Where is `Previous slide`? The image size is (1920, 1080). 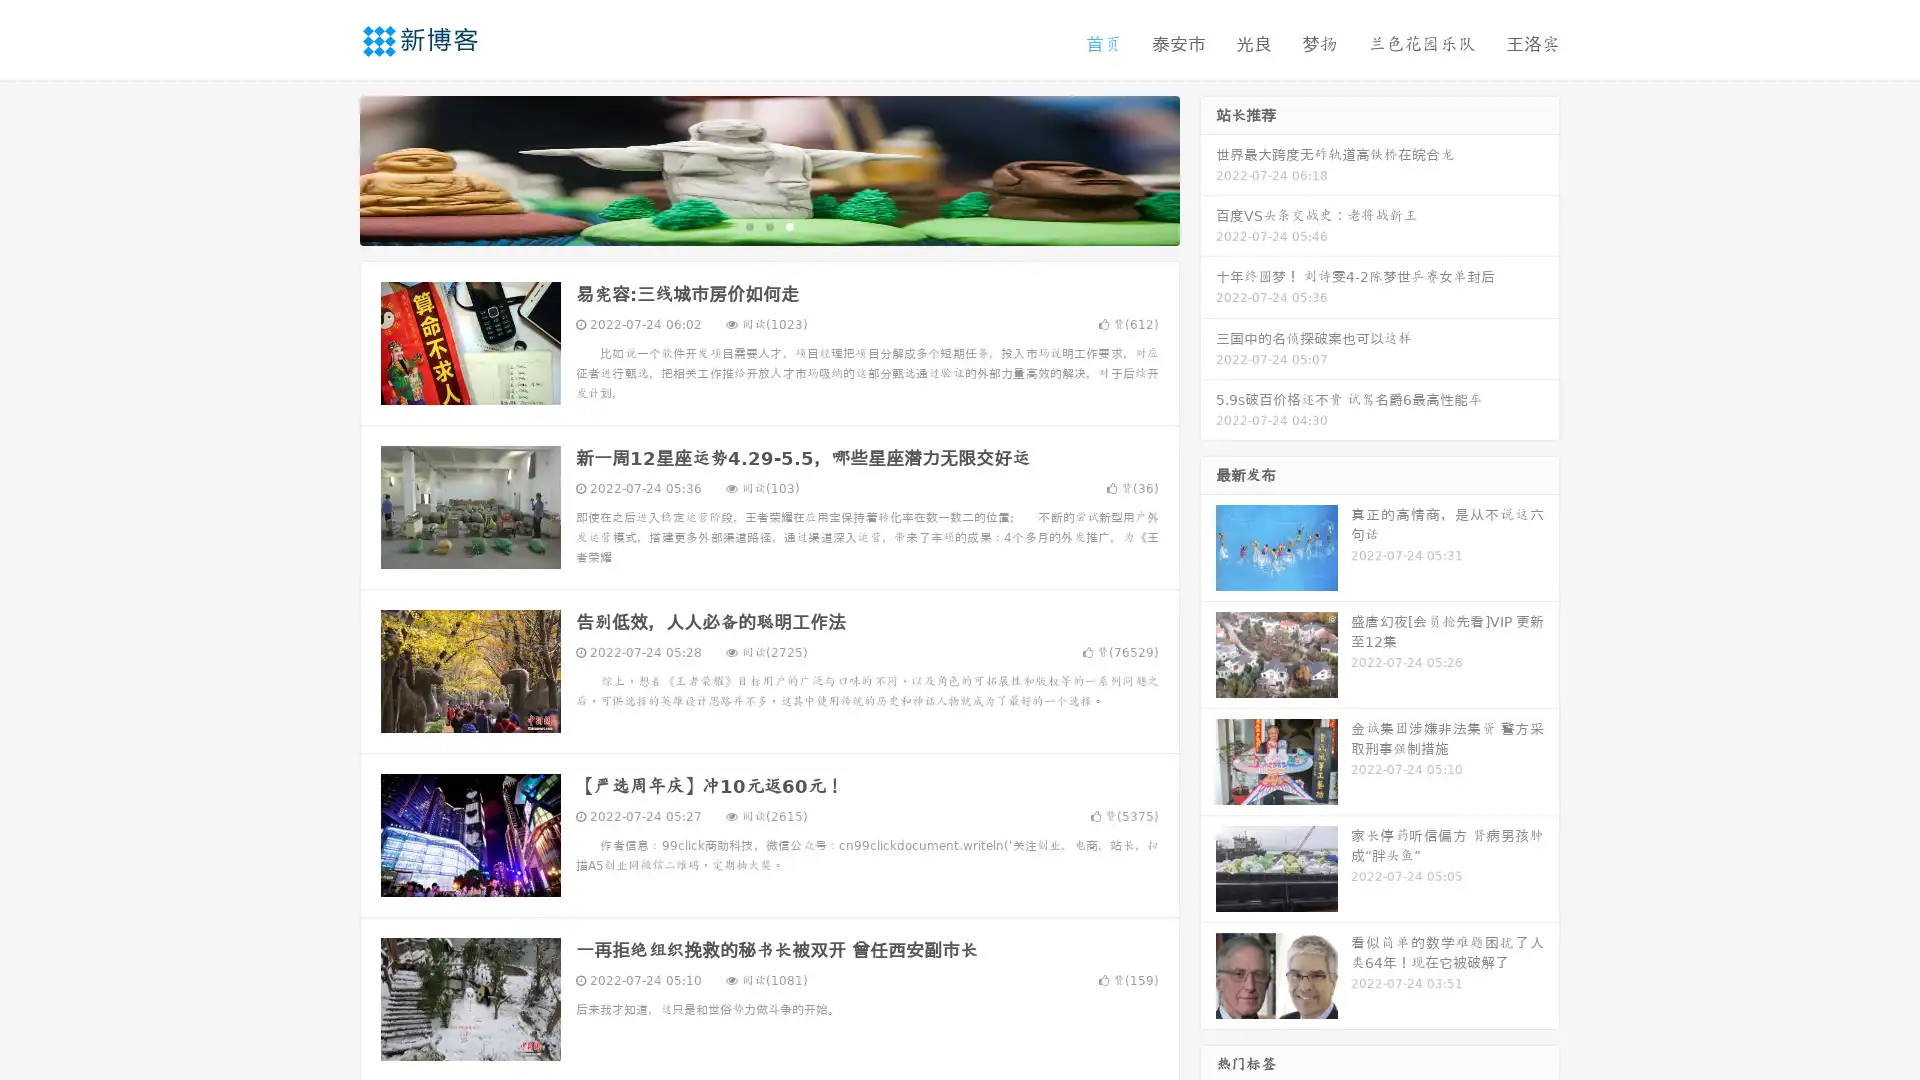 Previous slide is located at coordinates (330, 168).